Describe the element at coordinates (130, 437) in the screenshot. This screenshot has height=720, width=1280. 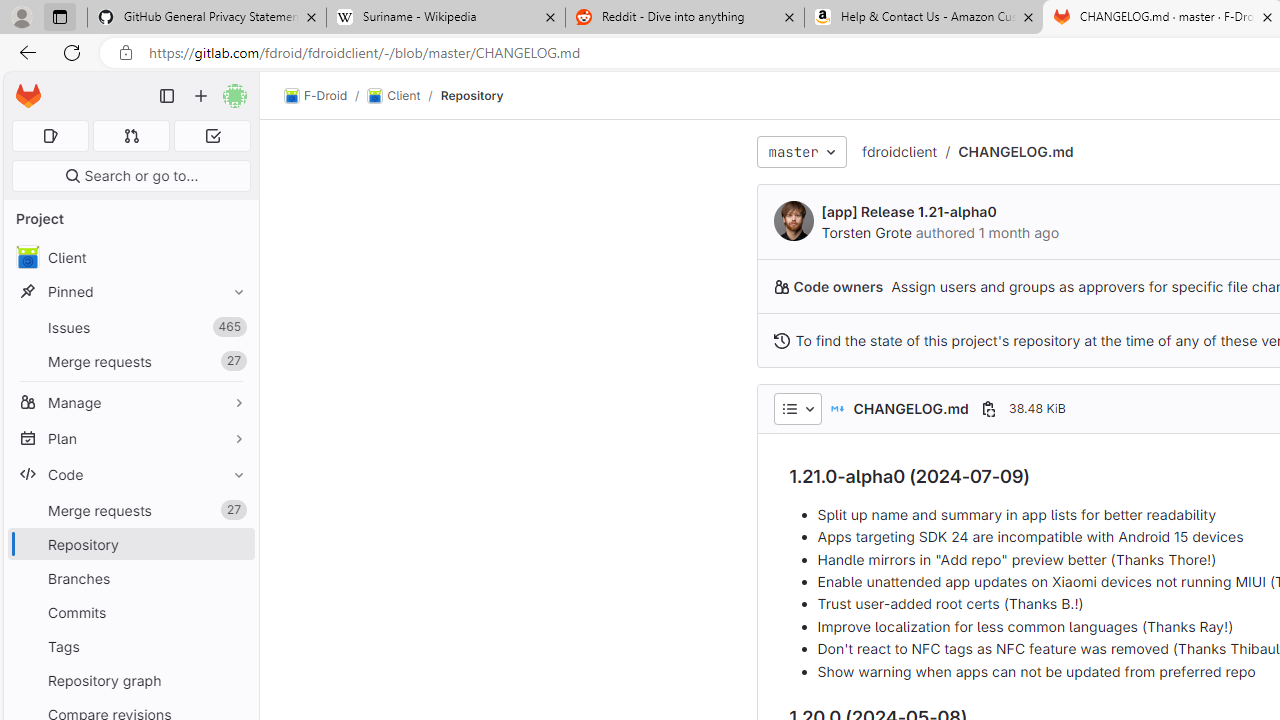
I see `'Plan'` at that location.